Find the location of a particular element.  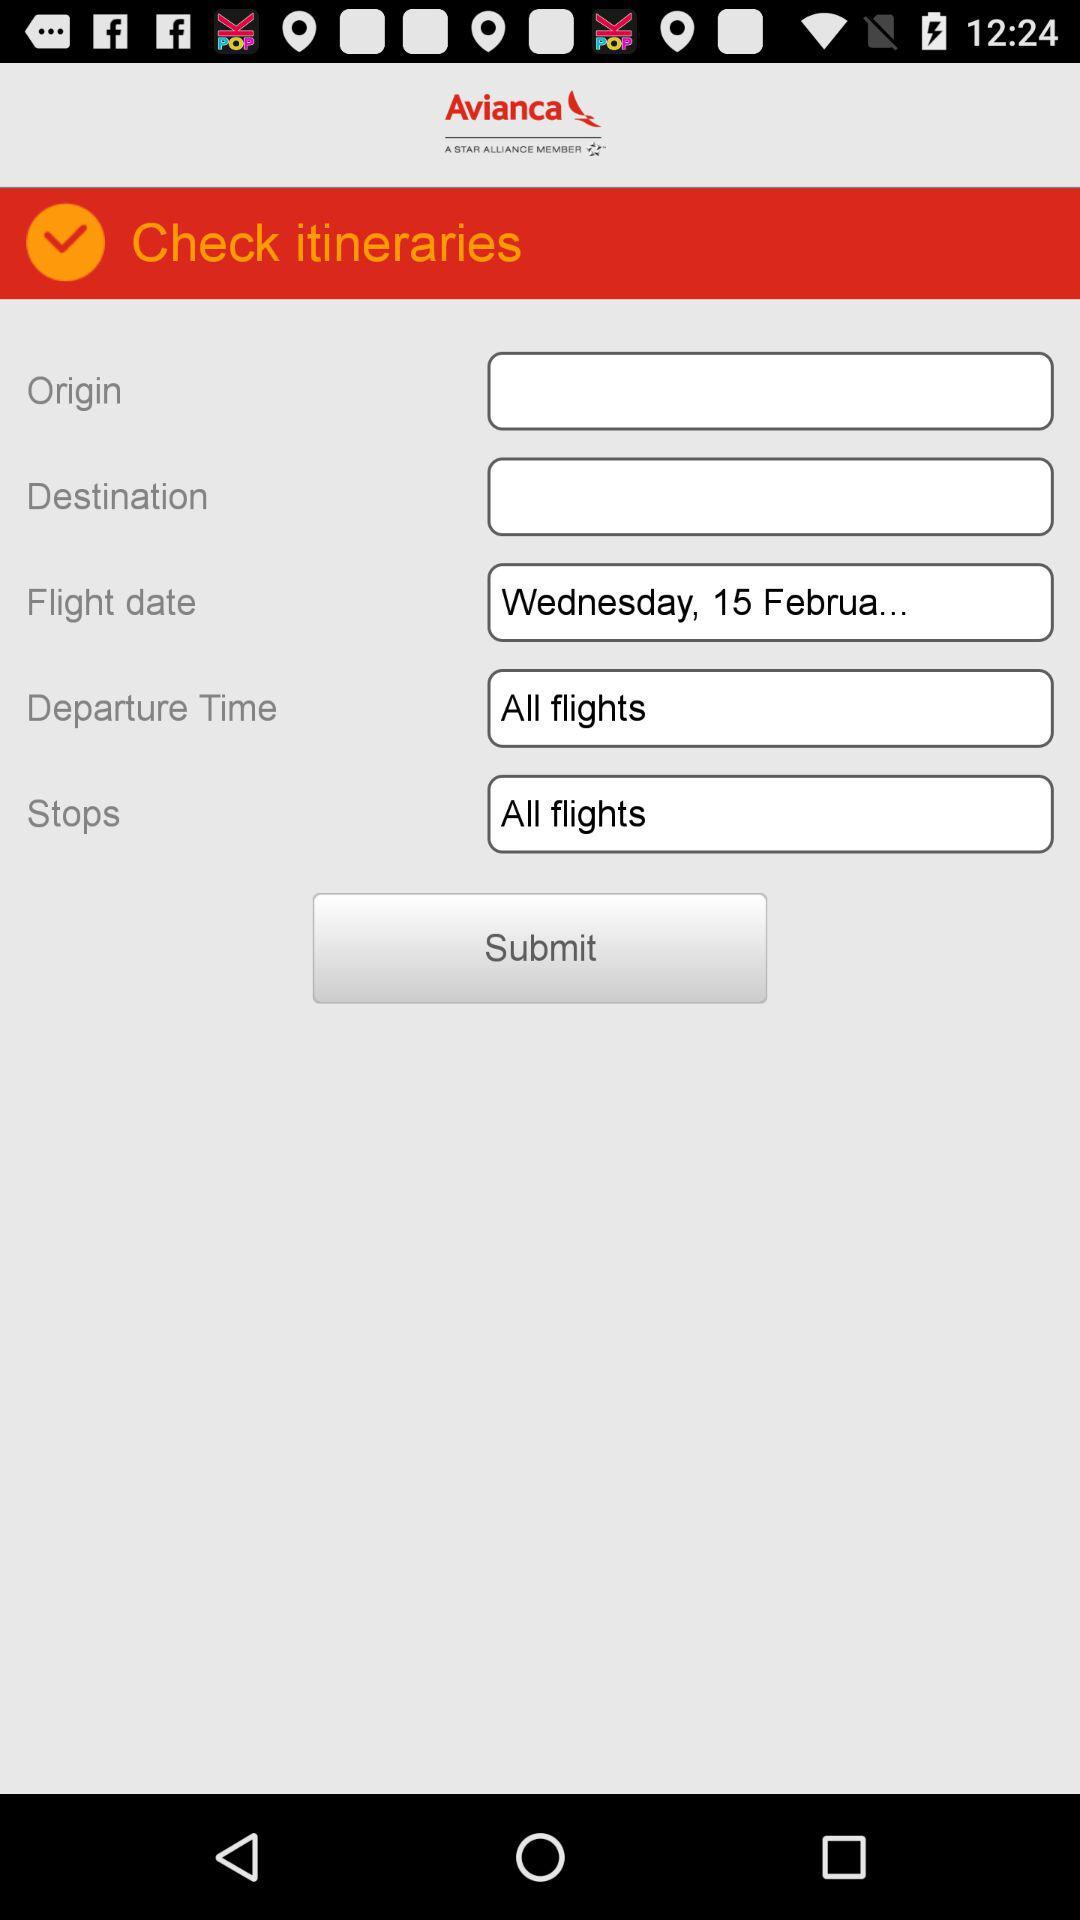

destination input is located at coordinates (769, 496).